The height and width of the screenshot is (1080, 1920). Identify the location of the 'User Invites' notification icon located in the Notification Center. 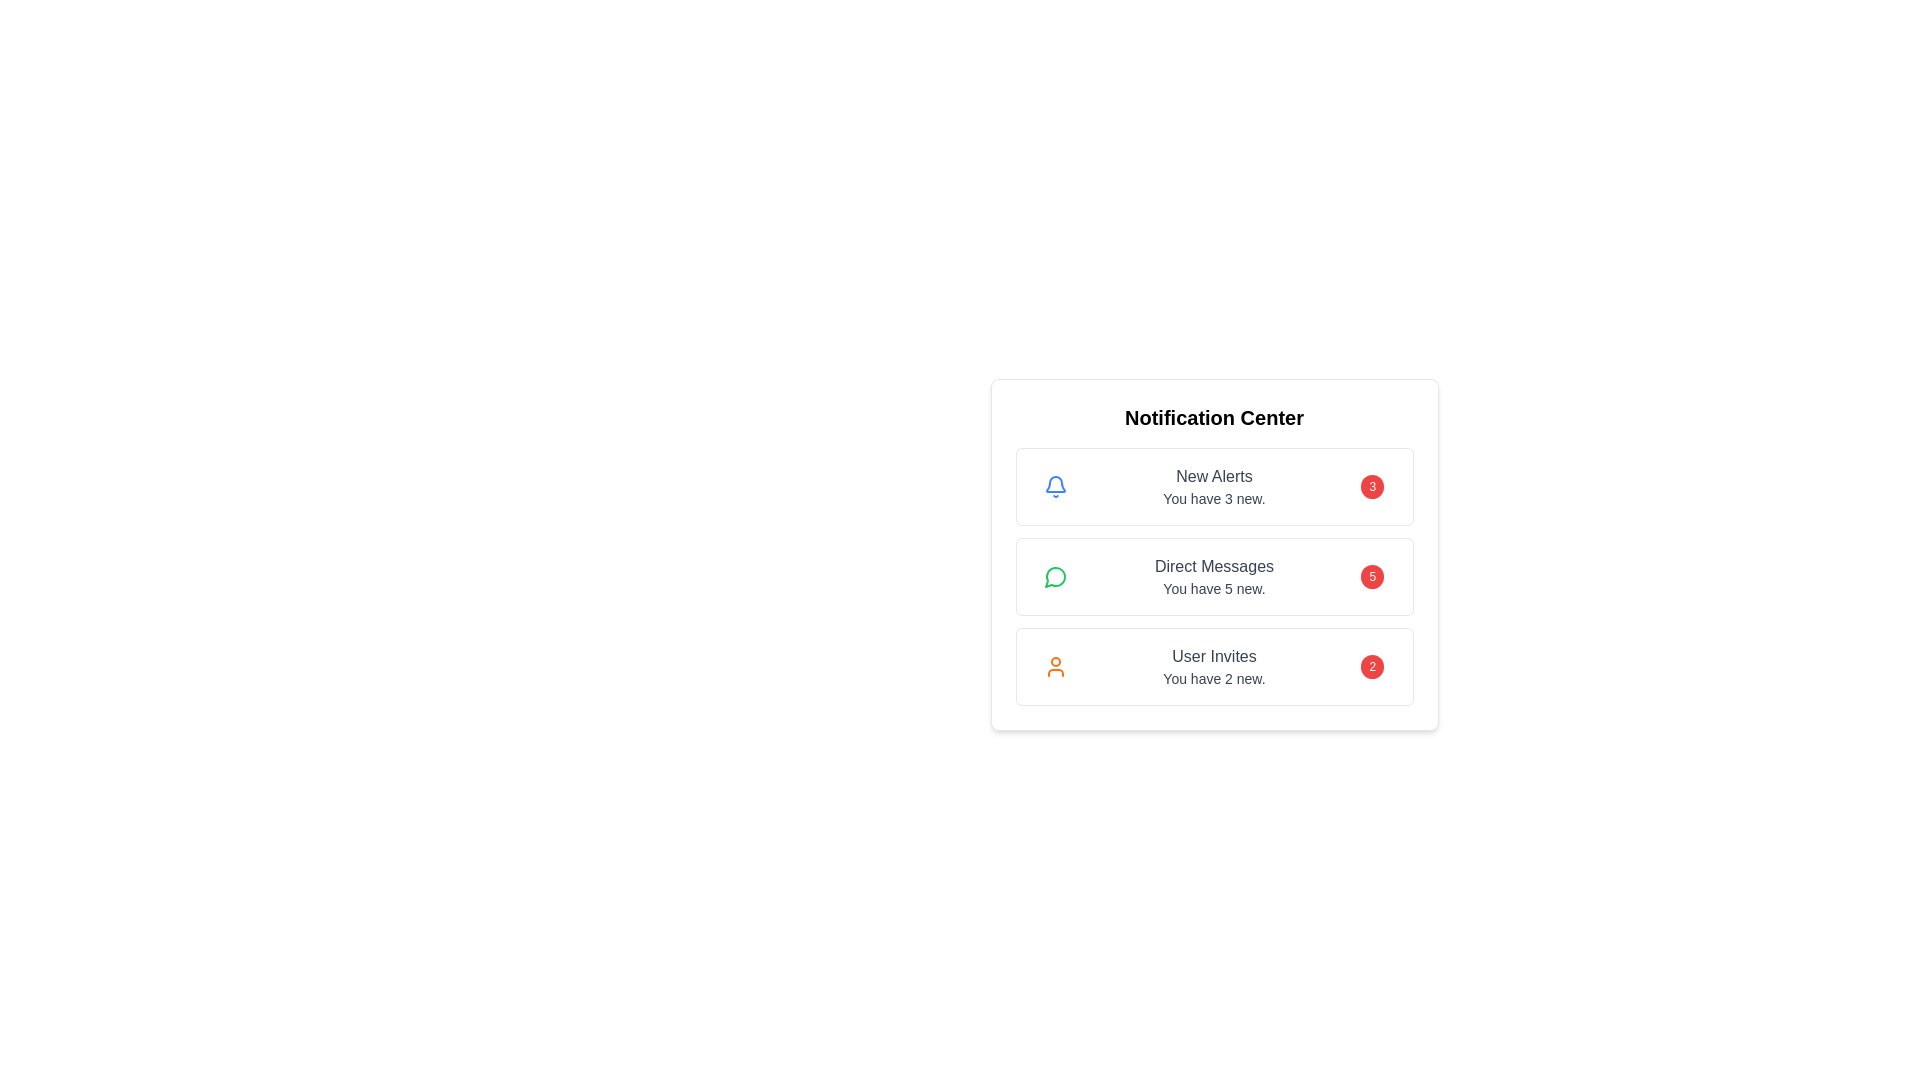
(1055, 667).